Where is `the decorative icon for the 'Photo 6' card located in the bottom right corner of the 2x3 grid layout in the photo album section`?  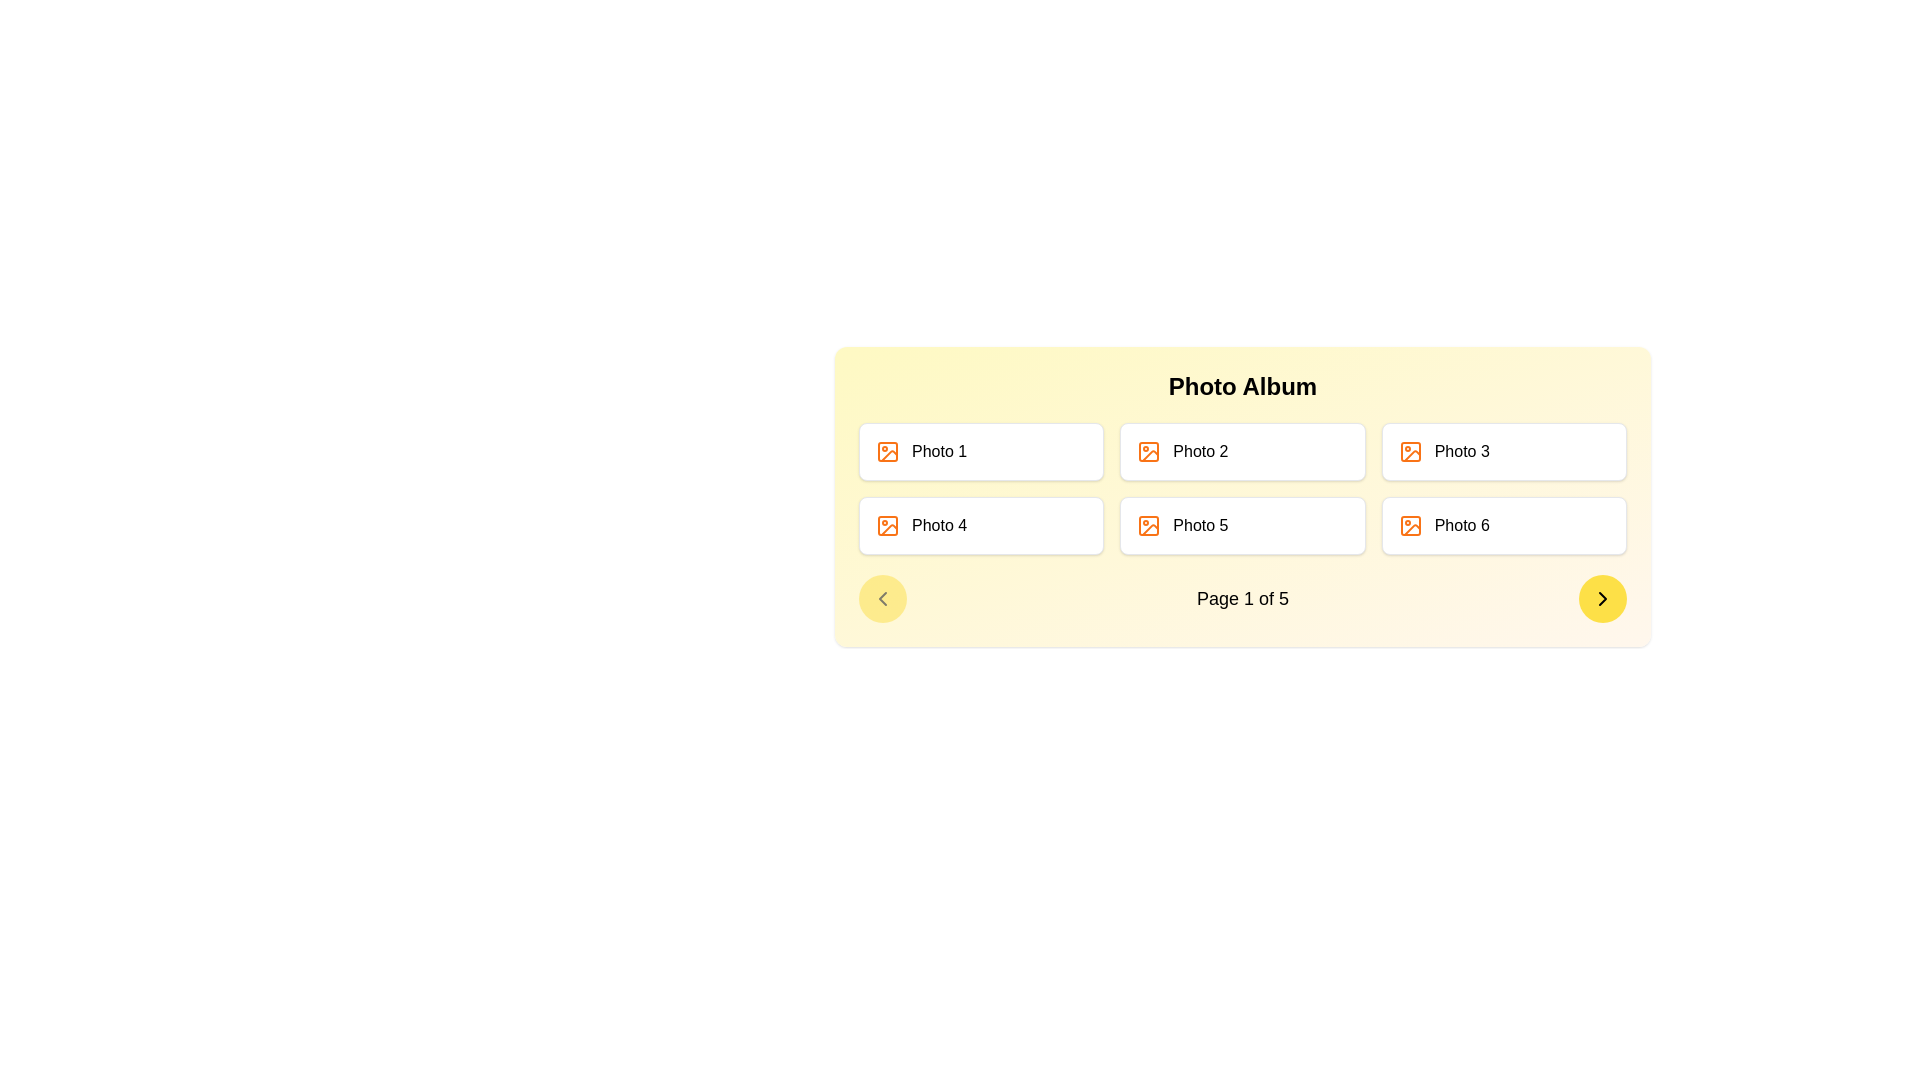
the decorative icon for the 'Photo 6' card located in the bottom right corner of the 2x3 grid layout in the photo album section is located at coordinates (1409, 524).